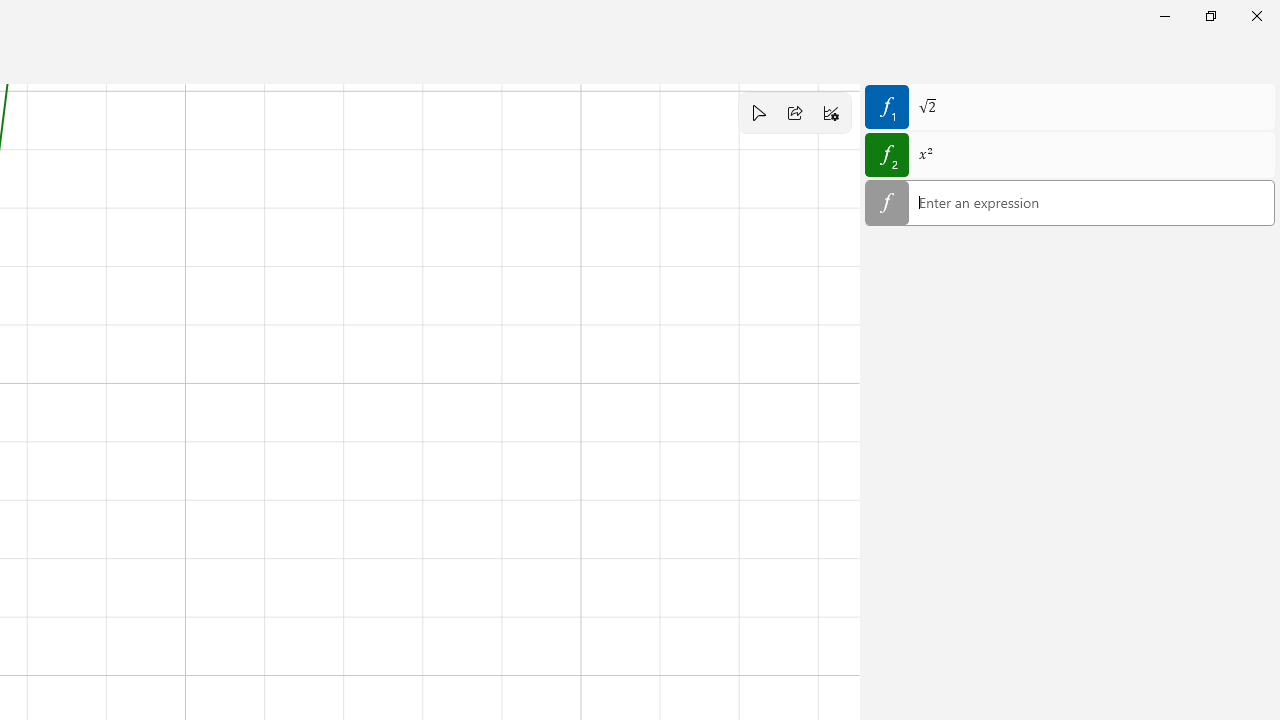 This screenshot has height=720, width=1280. I want to click on 'Hide equation 1', so click(886, 106).